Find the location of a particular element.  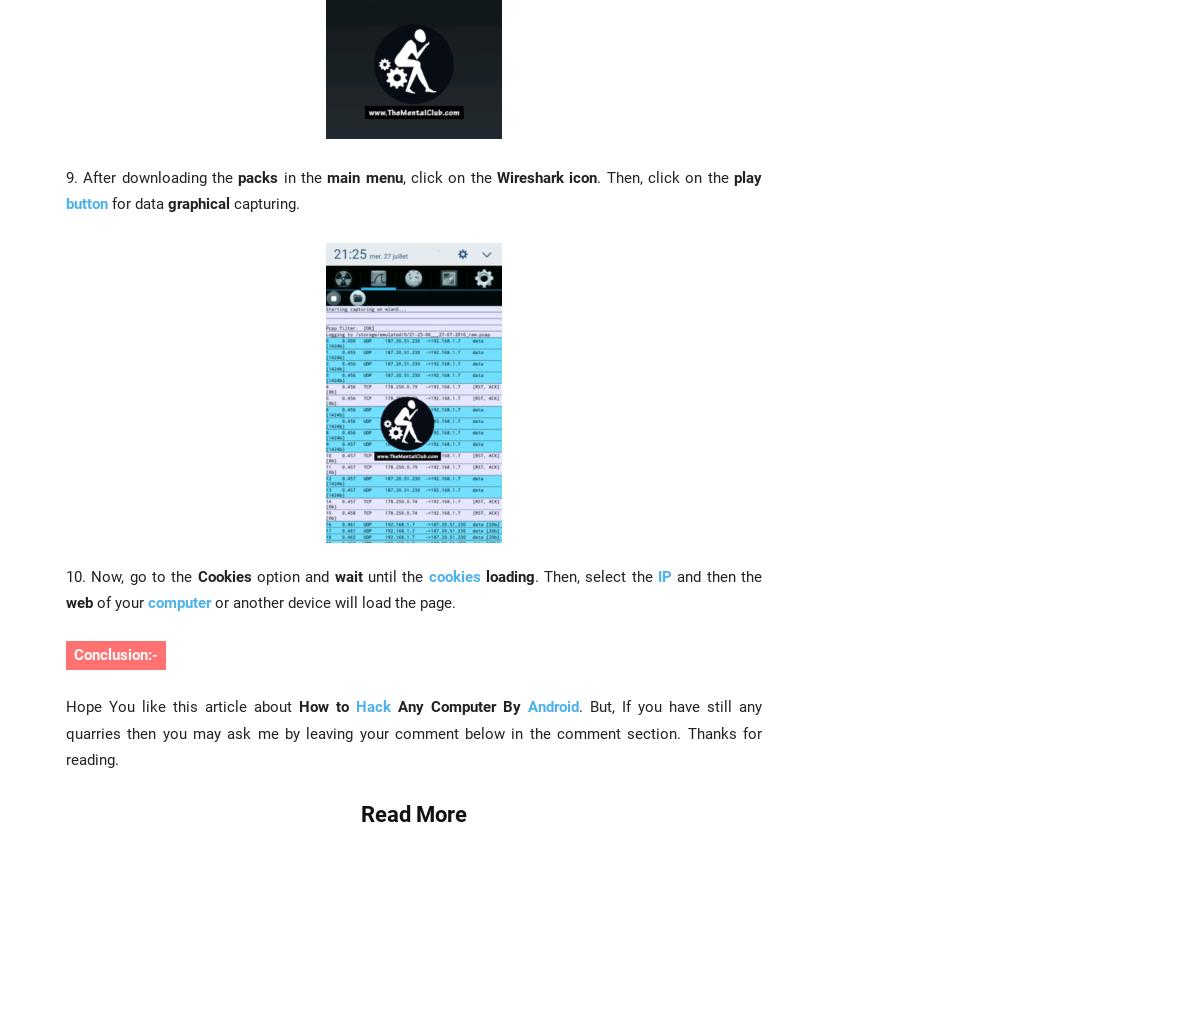

'capturing.' is located at coordinates (229, 203).